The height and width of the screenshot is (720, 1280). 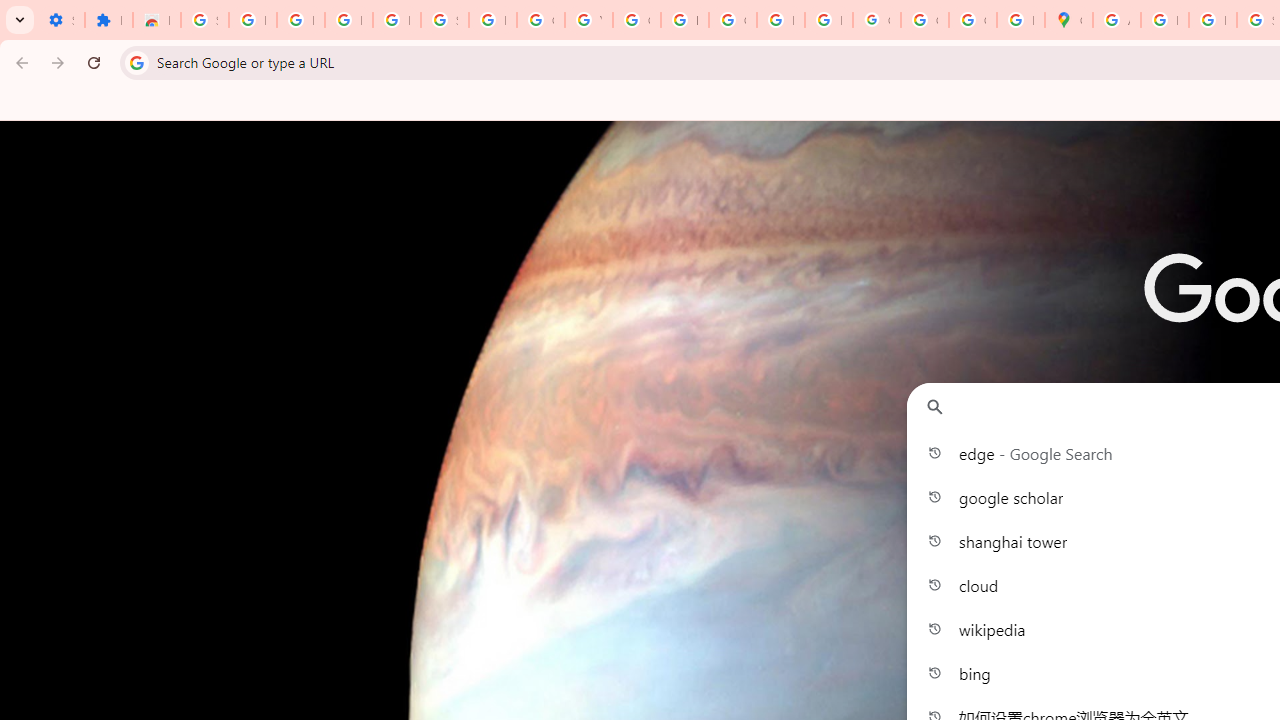 I want to click on 'Sign in - Google Accounts', so click(x=204, y=20).